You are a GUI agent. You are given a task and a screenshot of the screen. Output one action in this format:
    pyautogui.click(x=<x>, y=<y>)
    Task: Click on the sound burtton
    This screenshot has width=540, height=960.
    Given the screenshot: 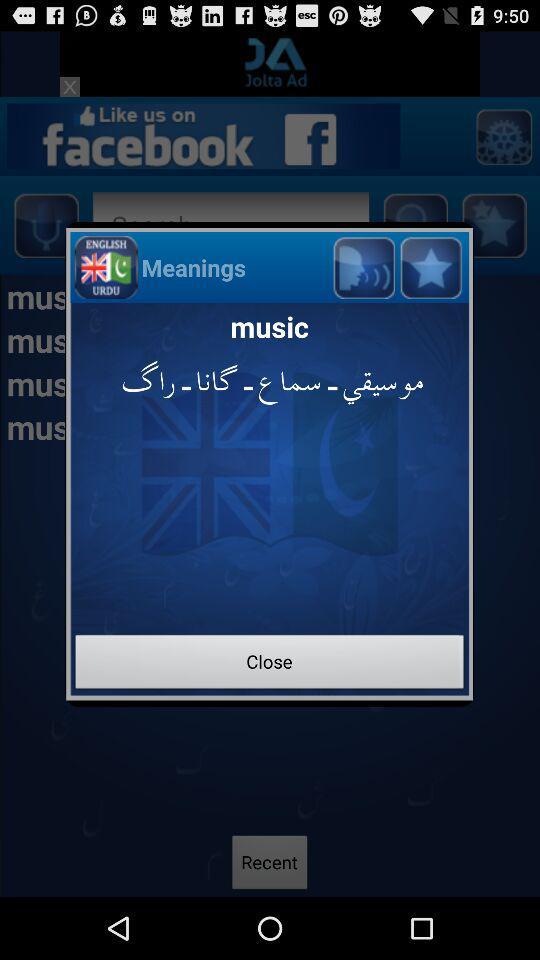 What is the action you would take?
    pyautogui.click(x=362, y=266)
    